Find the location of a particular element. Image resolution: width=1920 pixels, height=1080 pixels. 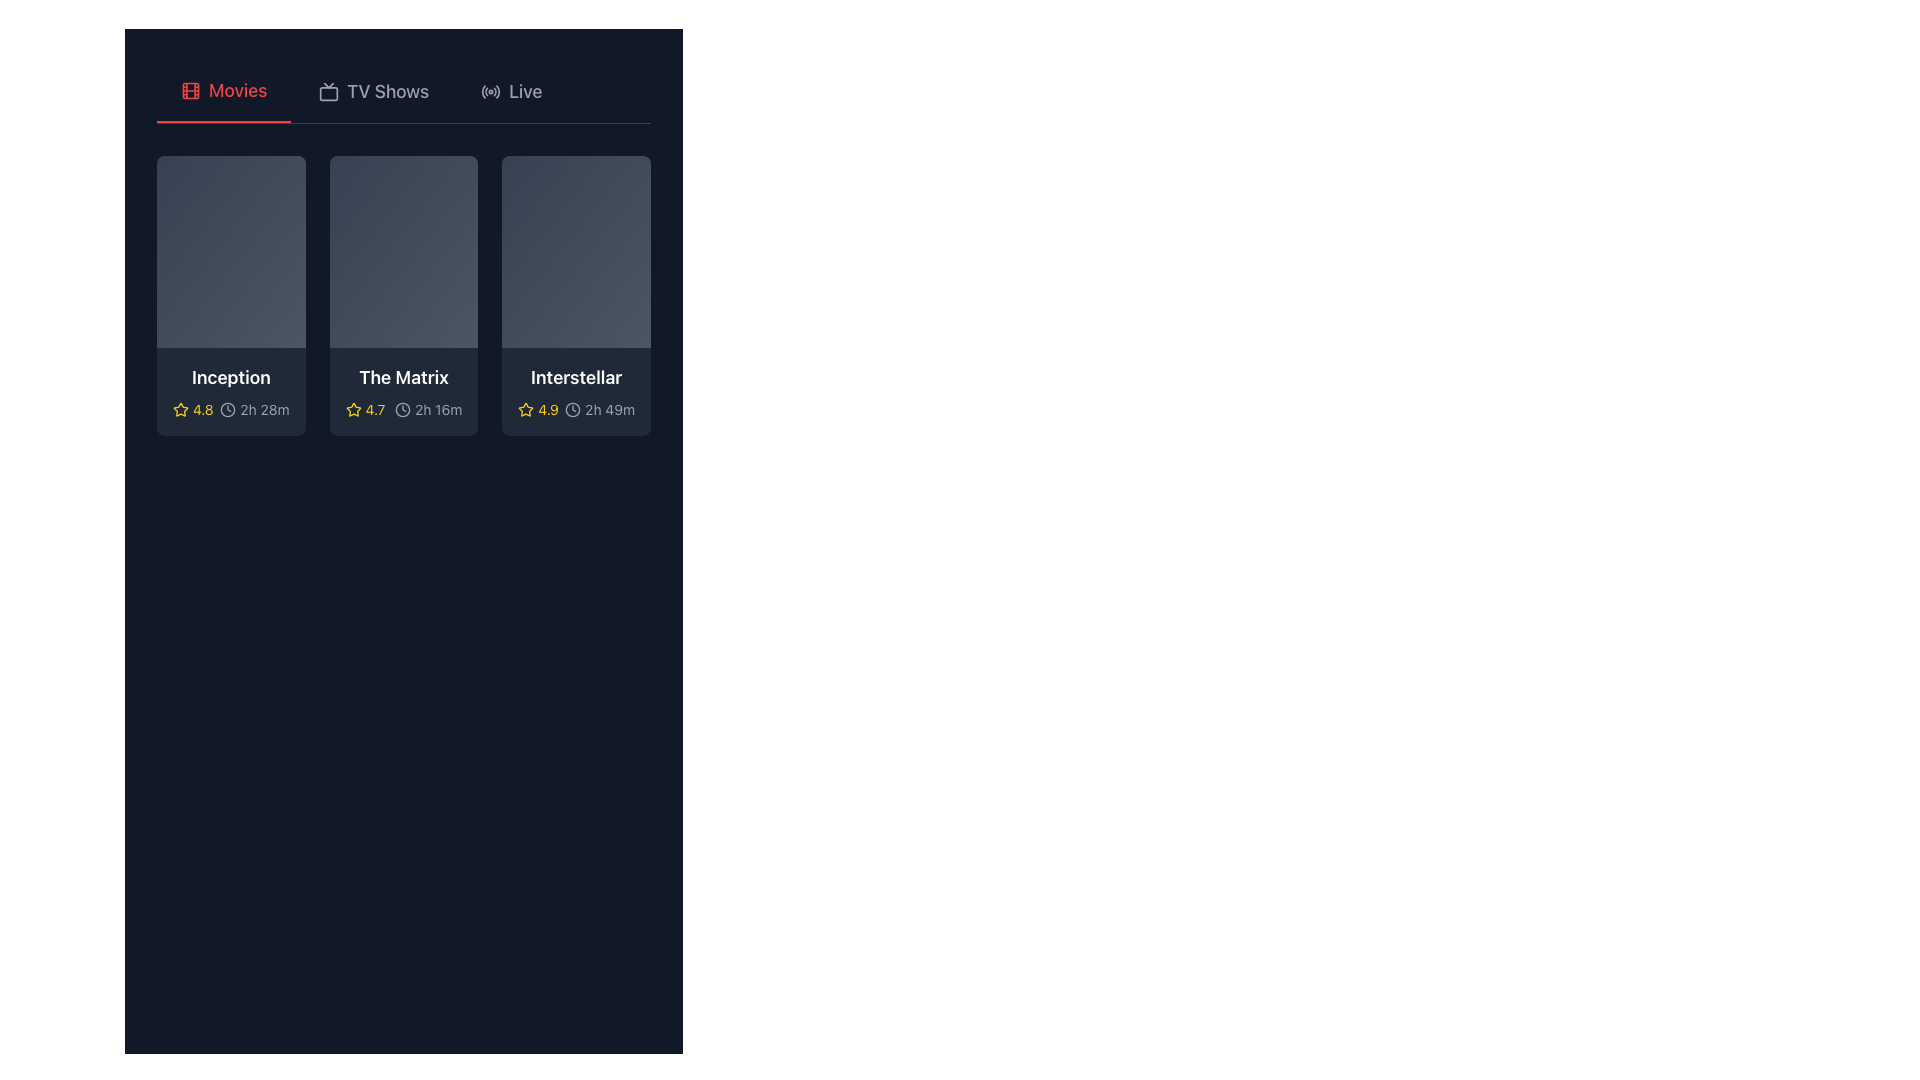

numerical value '4.9' displayed in bold yellow font beneath the title 'Interstellar' in the third card, next to the star icon is located at coordinates (548, 408).